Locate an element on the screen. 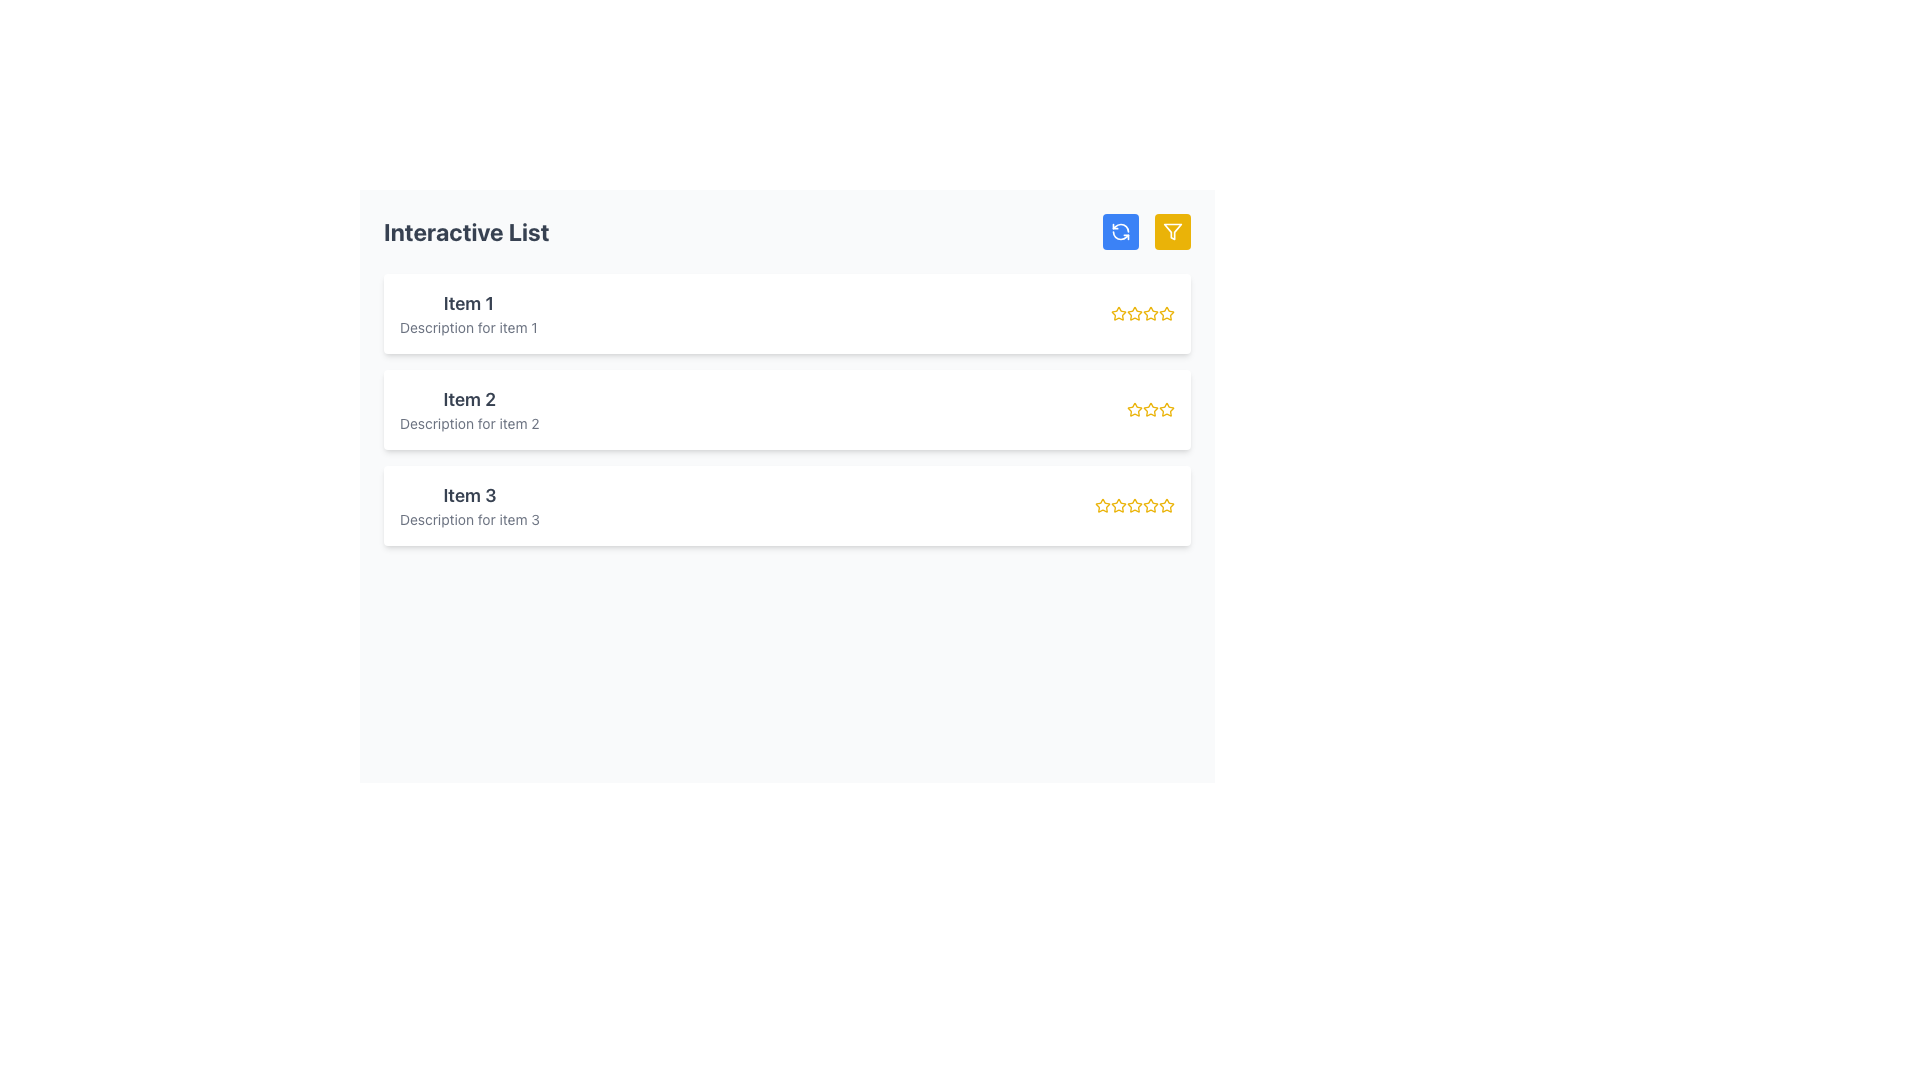  the fourth star icon in the rating section of the third content card is located at coordinates (1151, 504).